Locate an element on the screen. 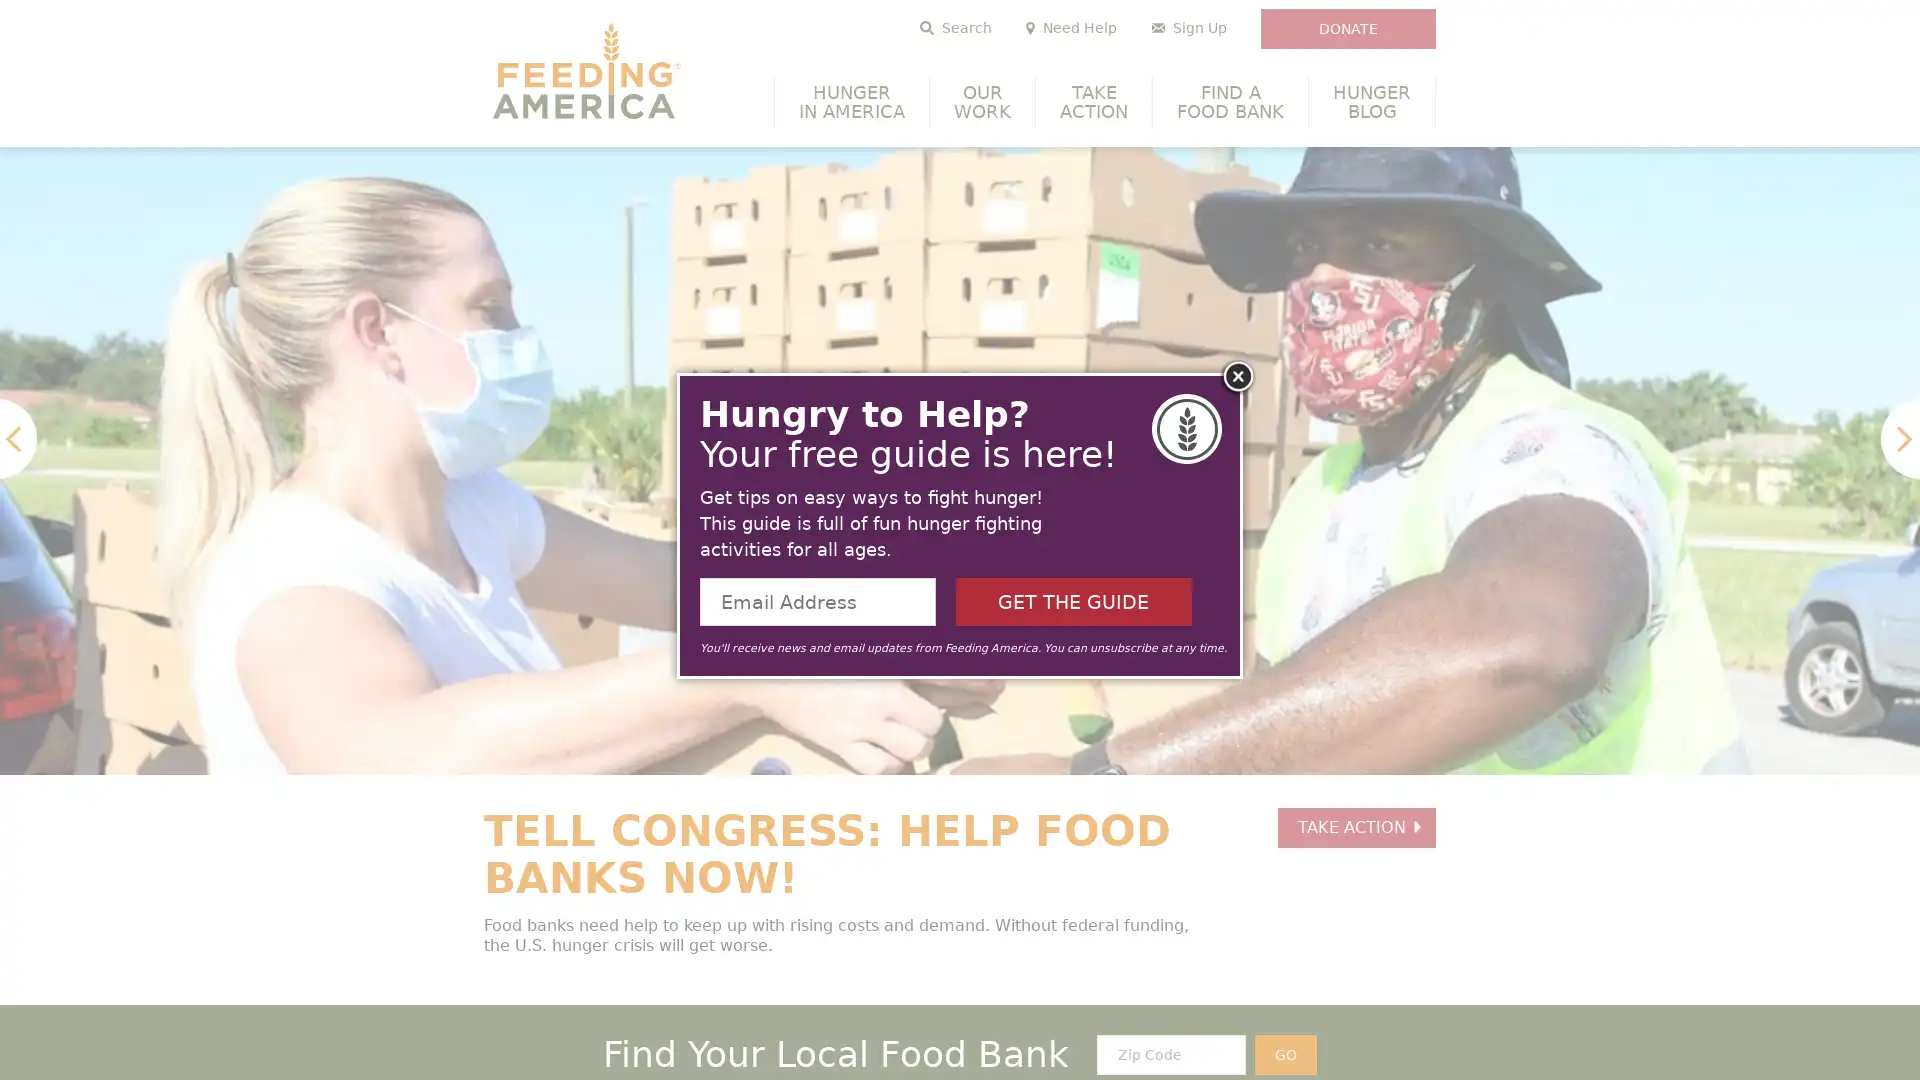 This screenshot has height=1080, width=1920. Close is located at coordinates (1237, 378).